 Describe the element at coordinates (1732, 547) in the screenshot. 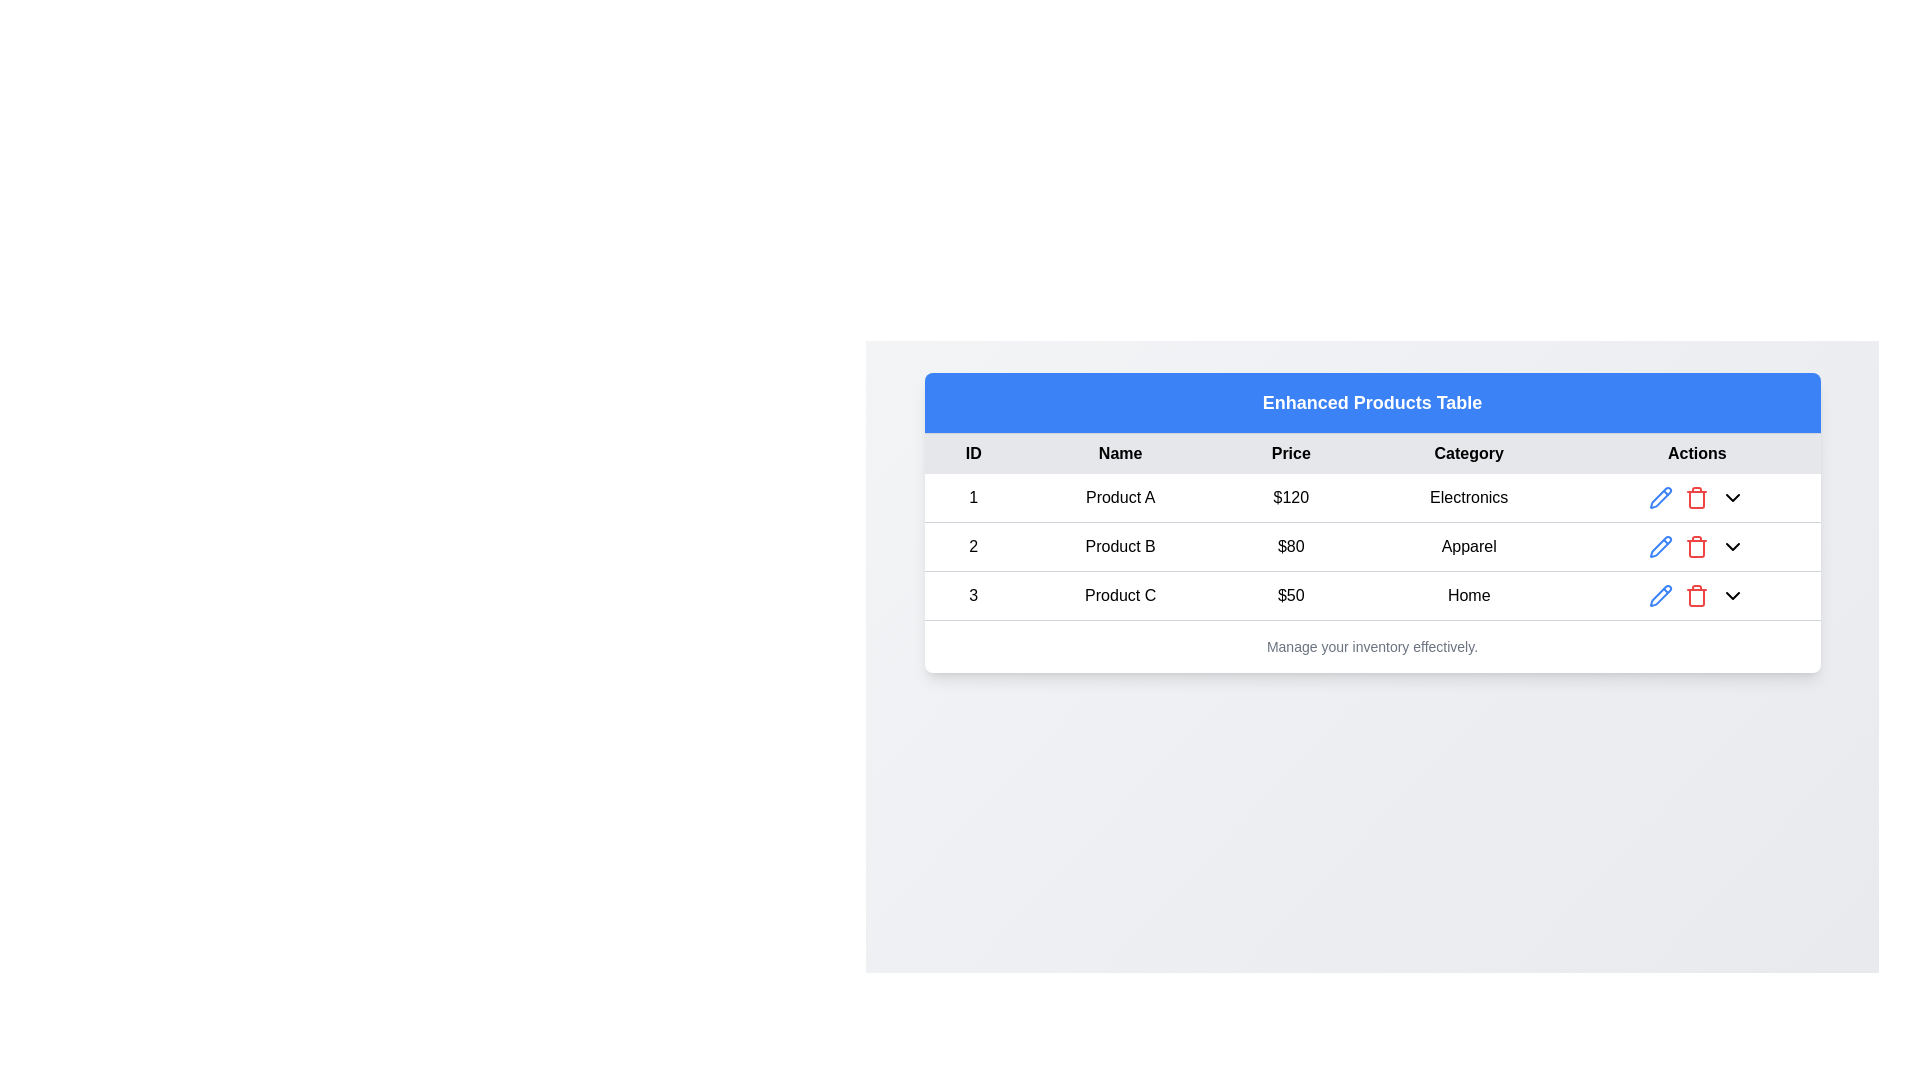

I see `the downward-pointing chevron icon` at that location.